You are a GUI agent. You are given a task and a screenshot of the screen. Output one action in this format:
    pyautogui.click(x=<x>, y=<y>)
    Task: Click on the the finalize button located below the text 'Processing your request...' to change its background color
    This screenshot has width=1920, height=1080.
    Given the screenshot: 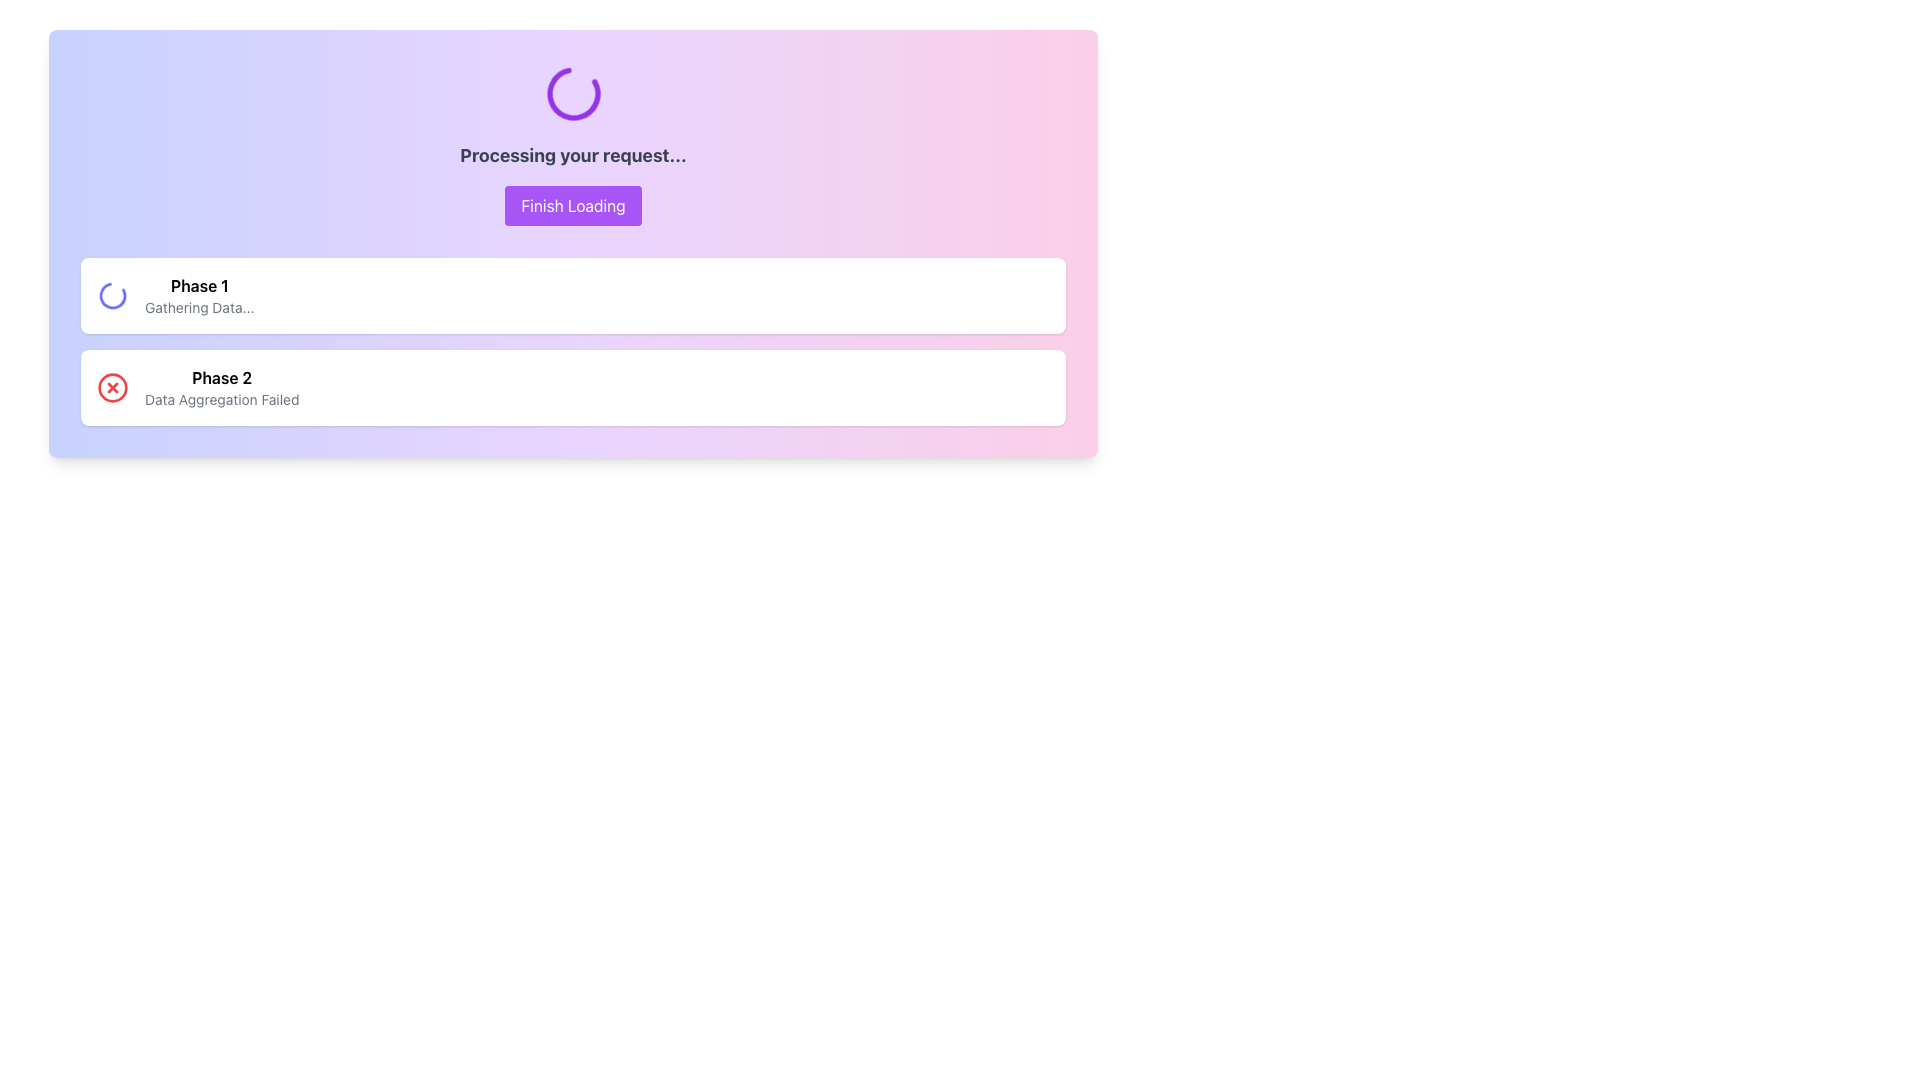 What is the action you would take?
    pyautogui.click(x=572, y=205)
    